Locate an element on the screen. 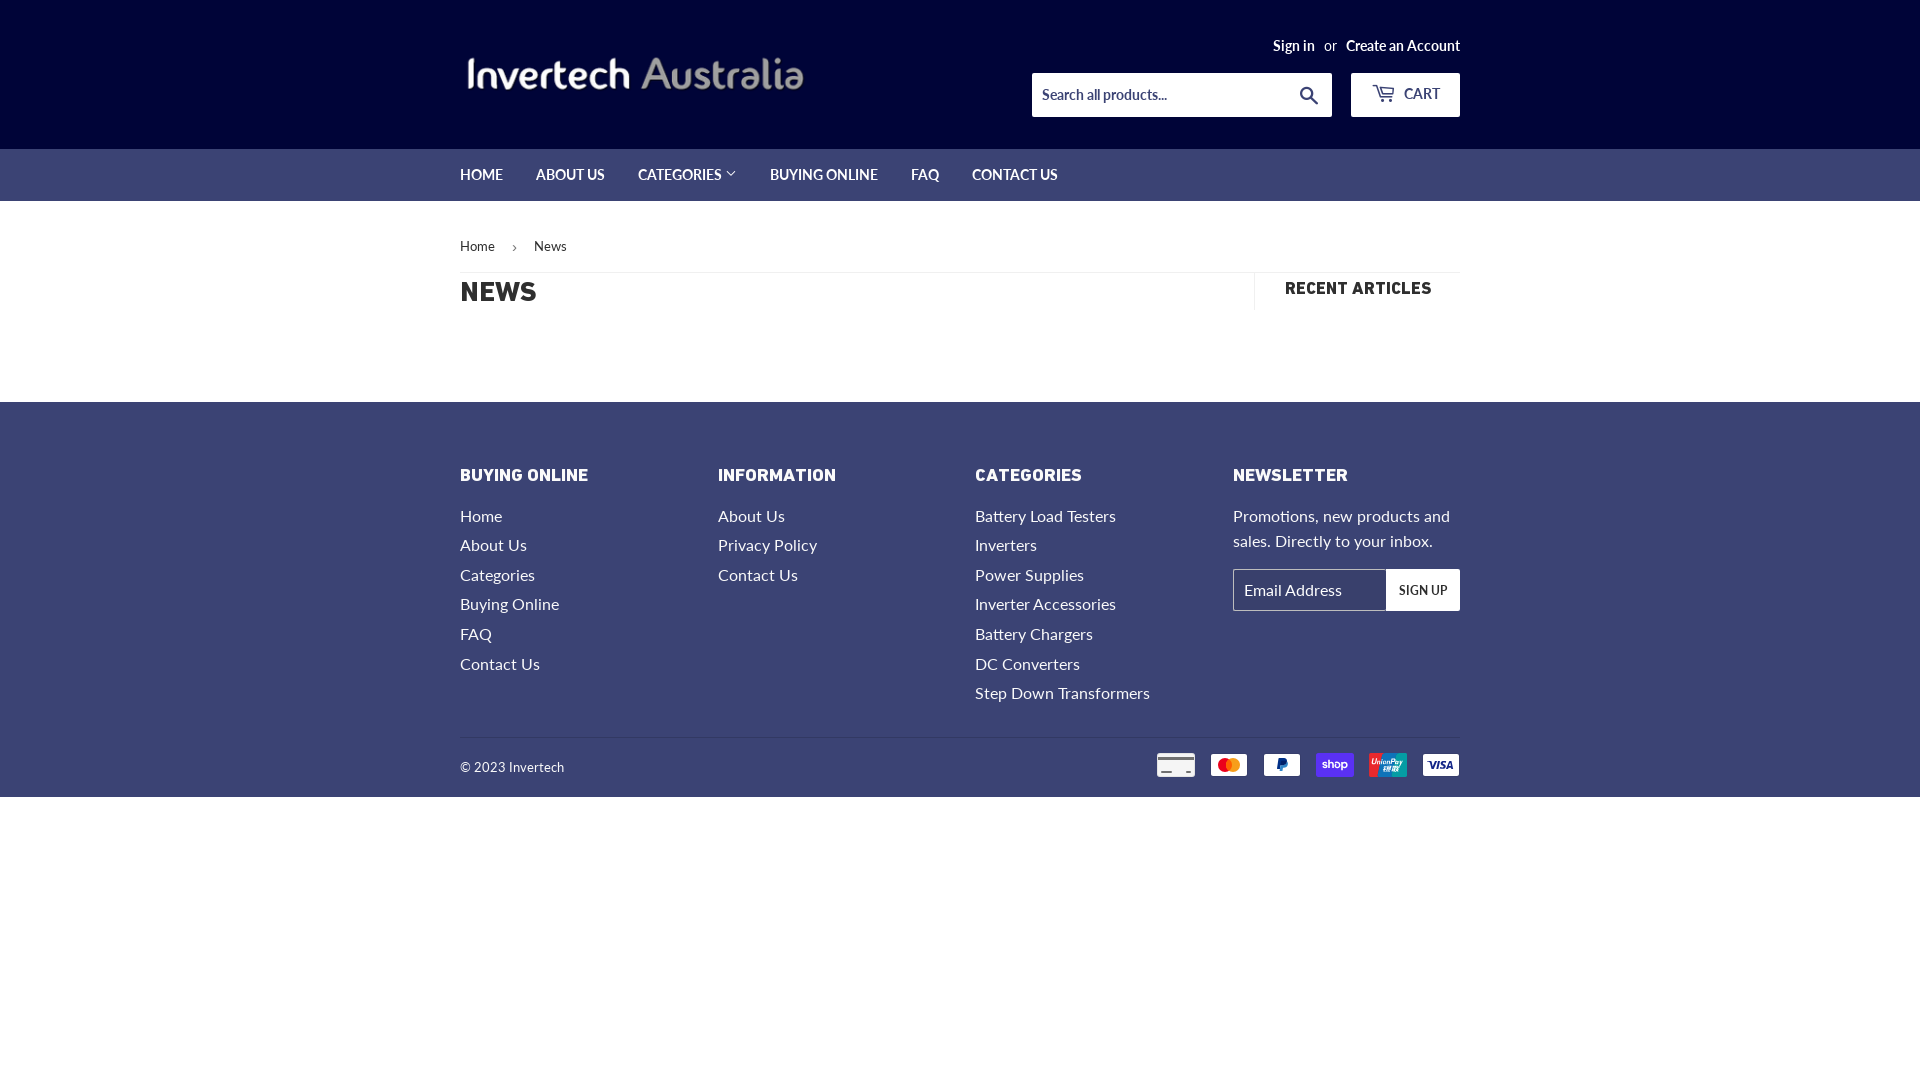  'Battery Chargers' is located at coordinates (1033, 633).